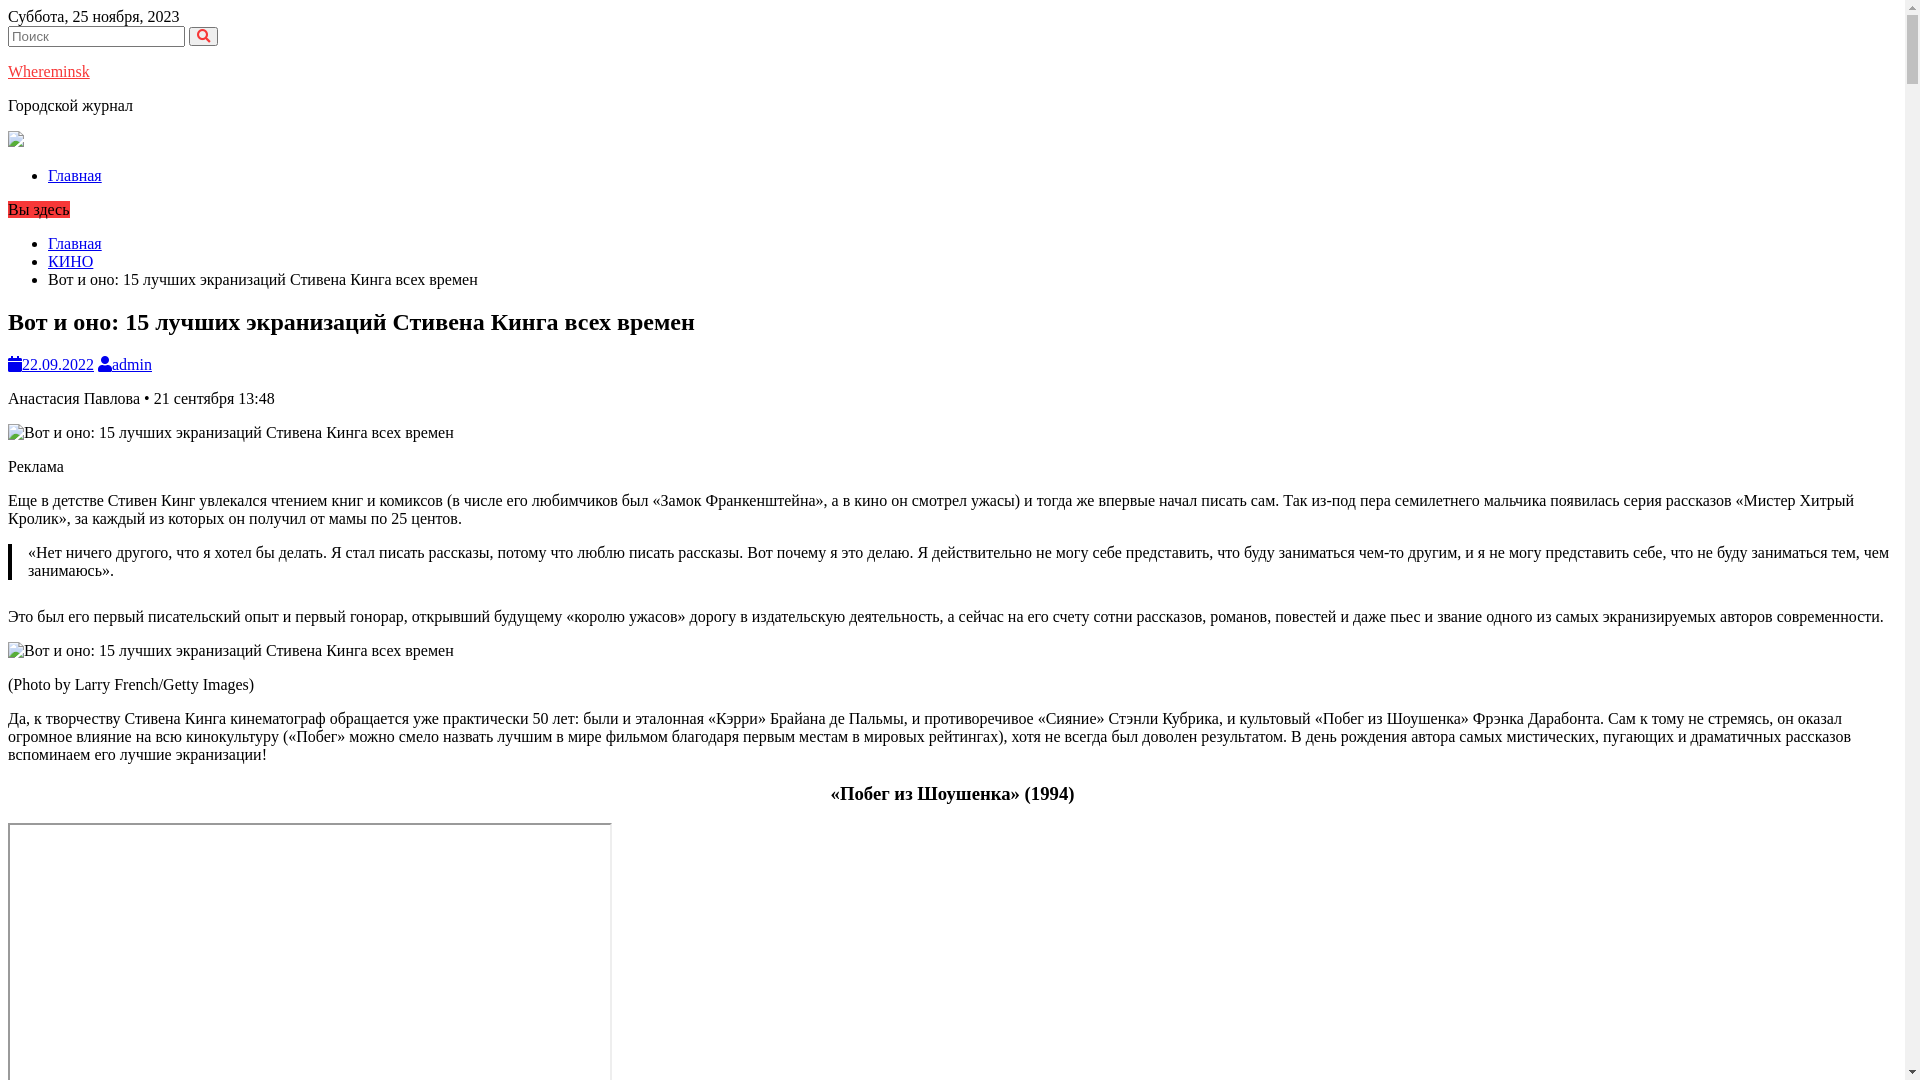 The width and height of the screenshot is (1920, 1080). Describe the element at coordinates (123, 364) in the screenshot. I see `'admin'` at that location.